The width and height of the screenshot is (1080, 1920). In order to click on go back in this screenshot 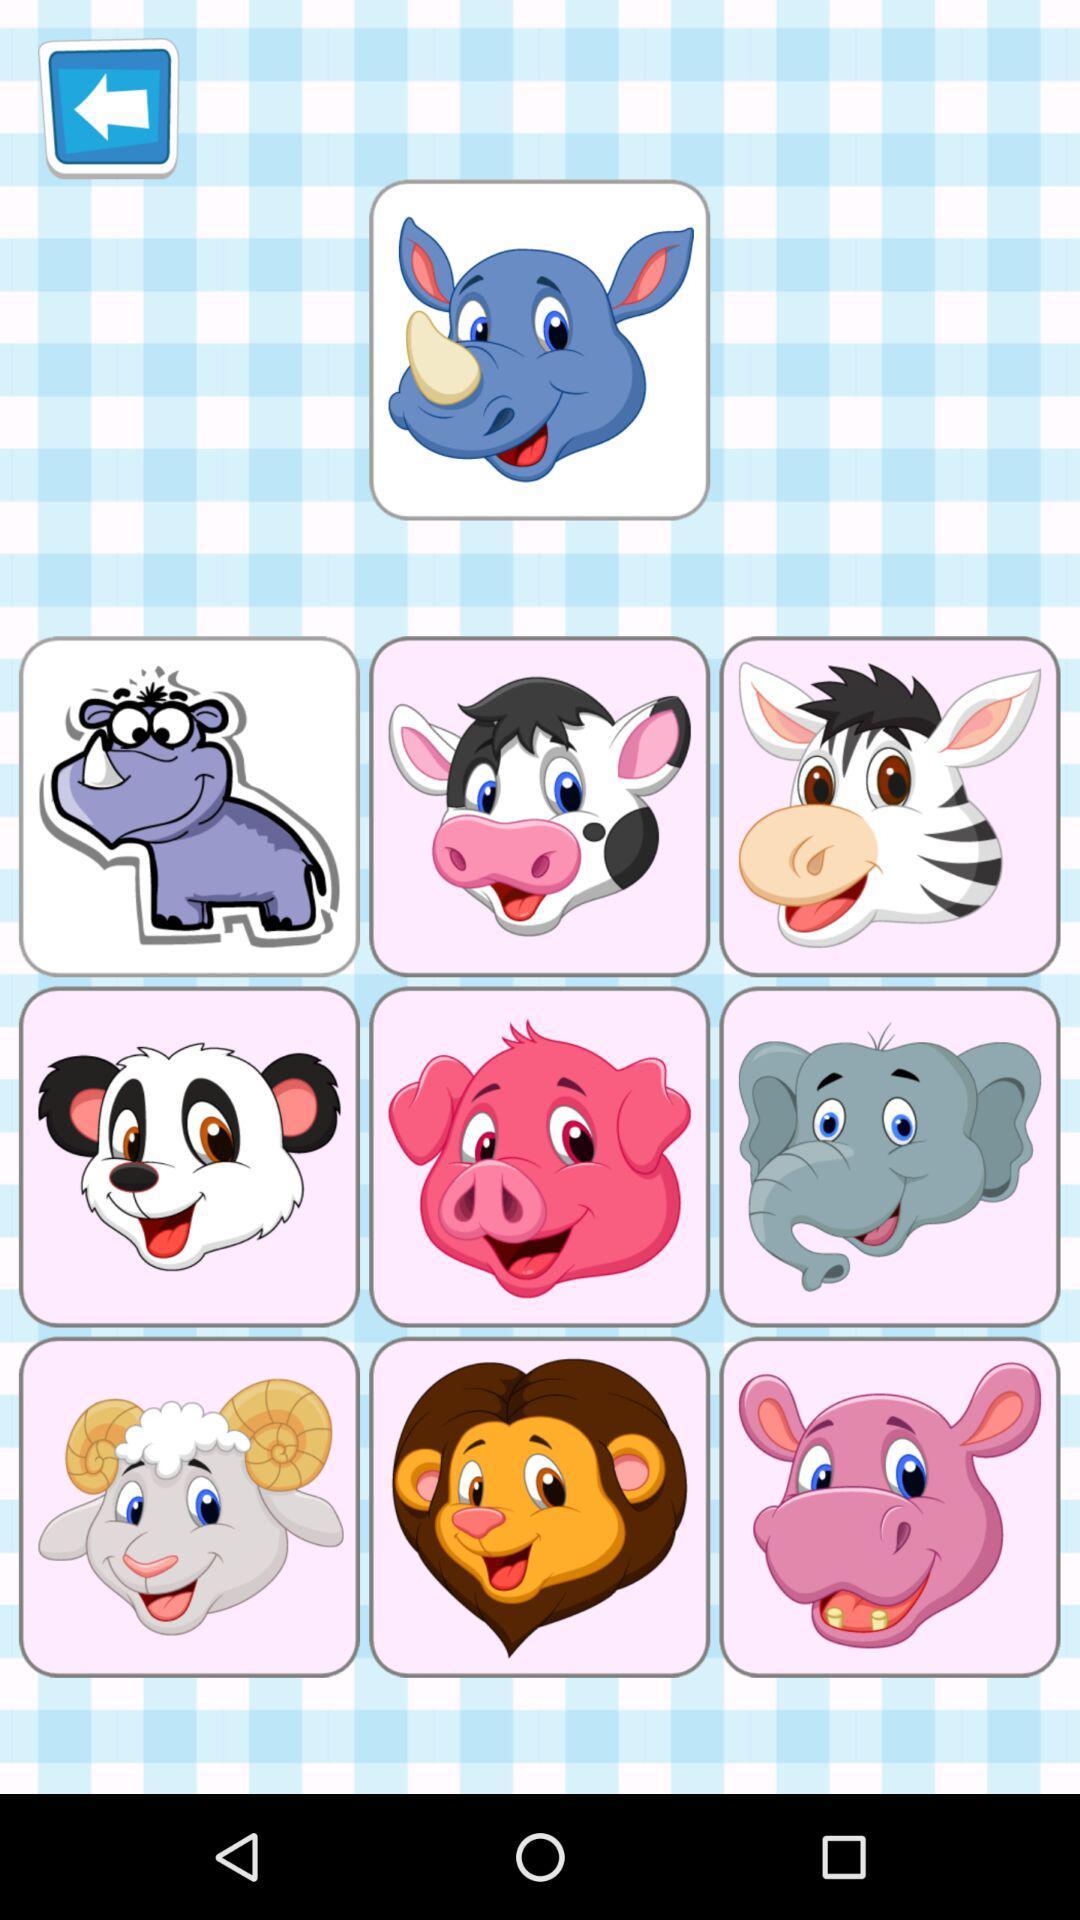, I will do `click(108, 107)`.